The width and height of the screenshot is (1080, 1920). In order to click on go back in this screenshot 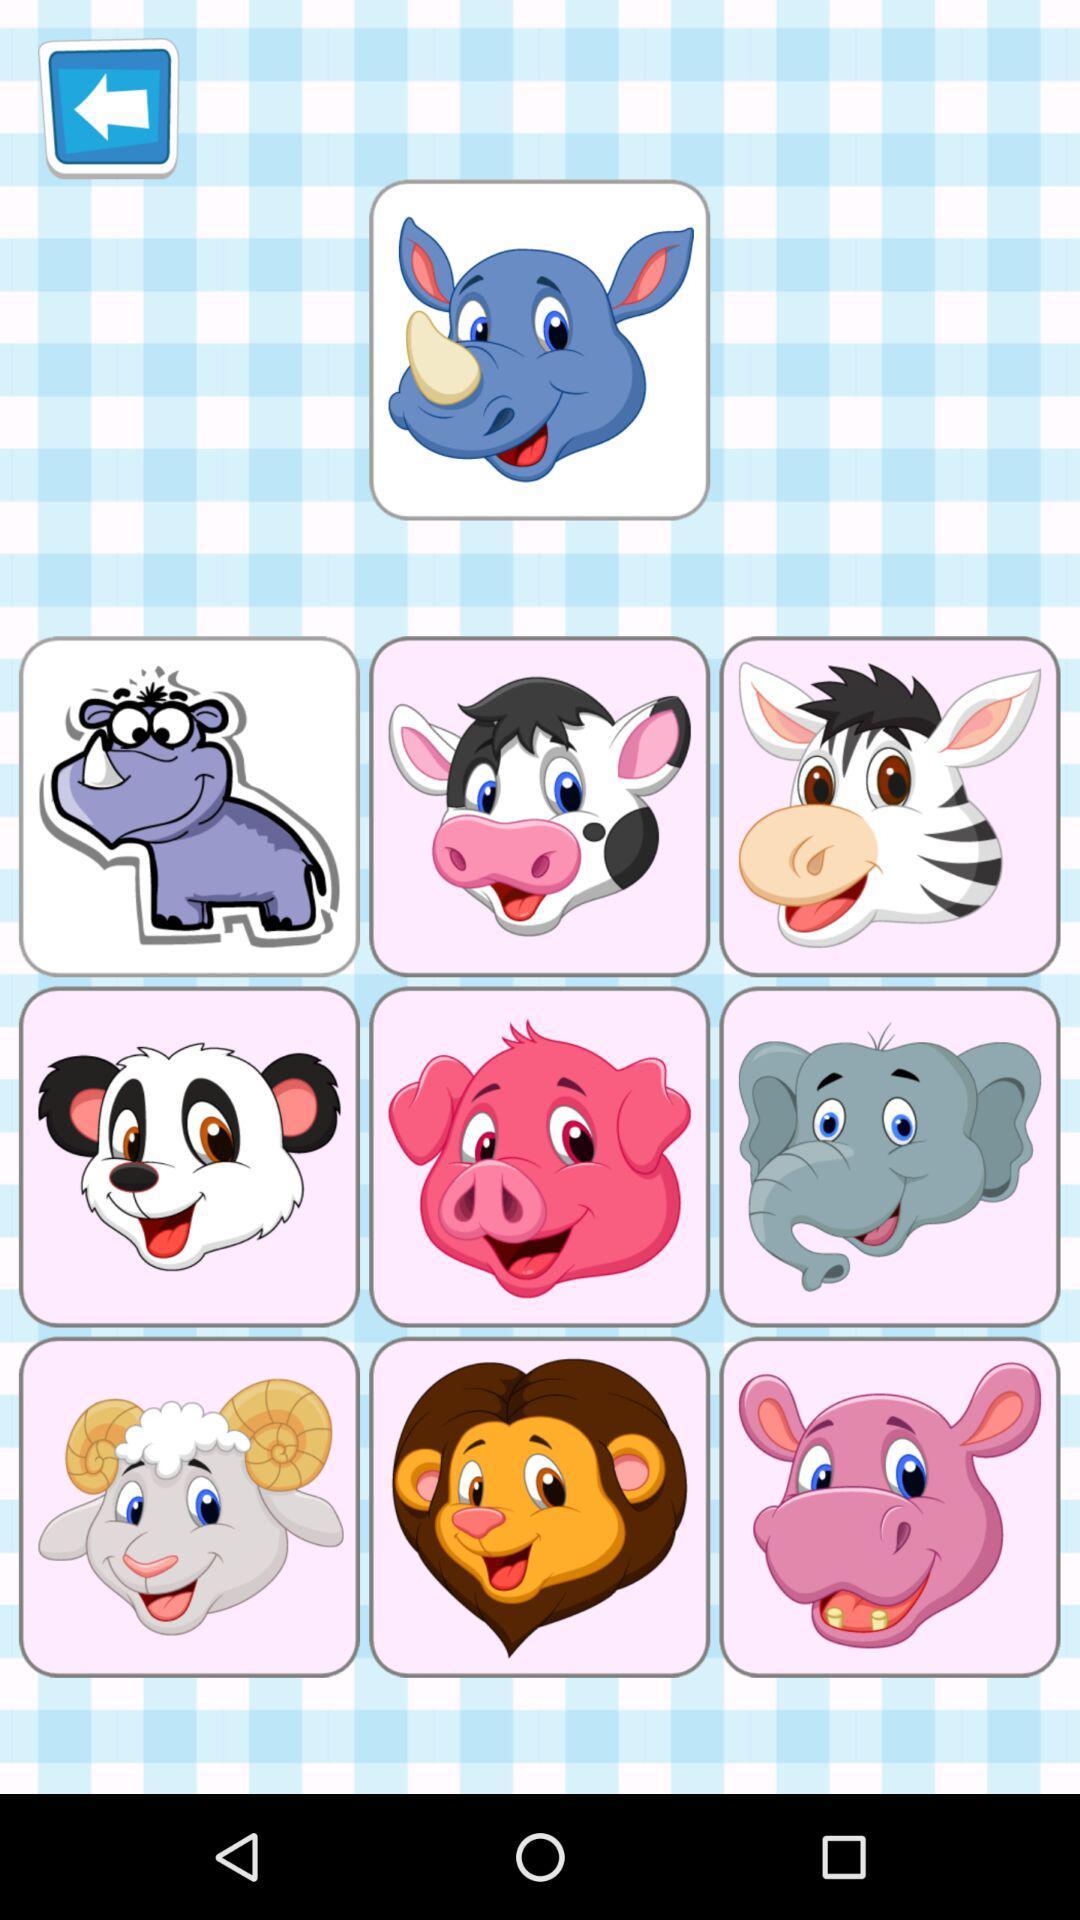, I will do `click(108, 107)`.